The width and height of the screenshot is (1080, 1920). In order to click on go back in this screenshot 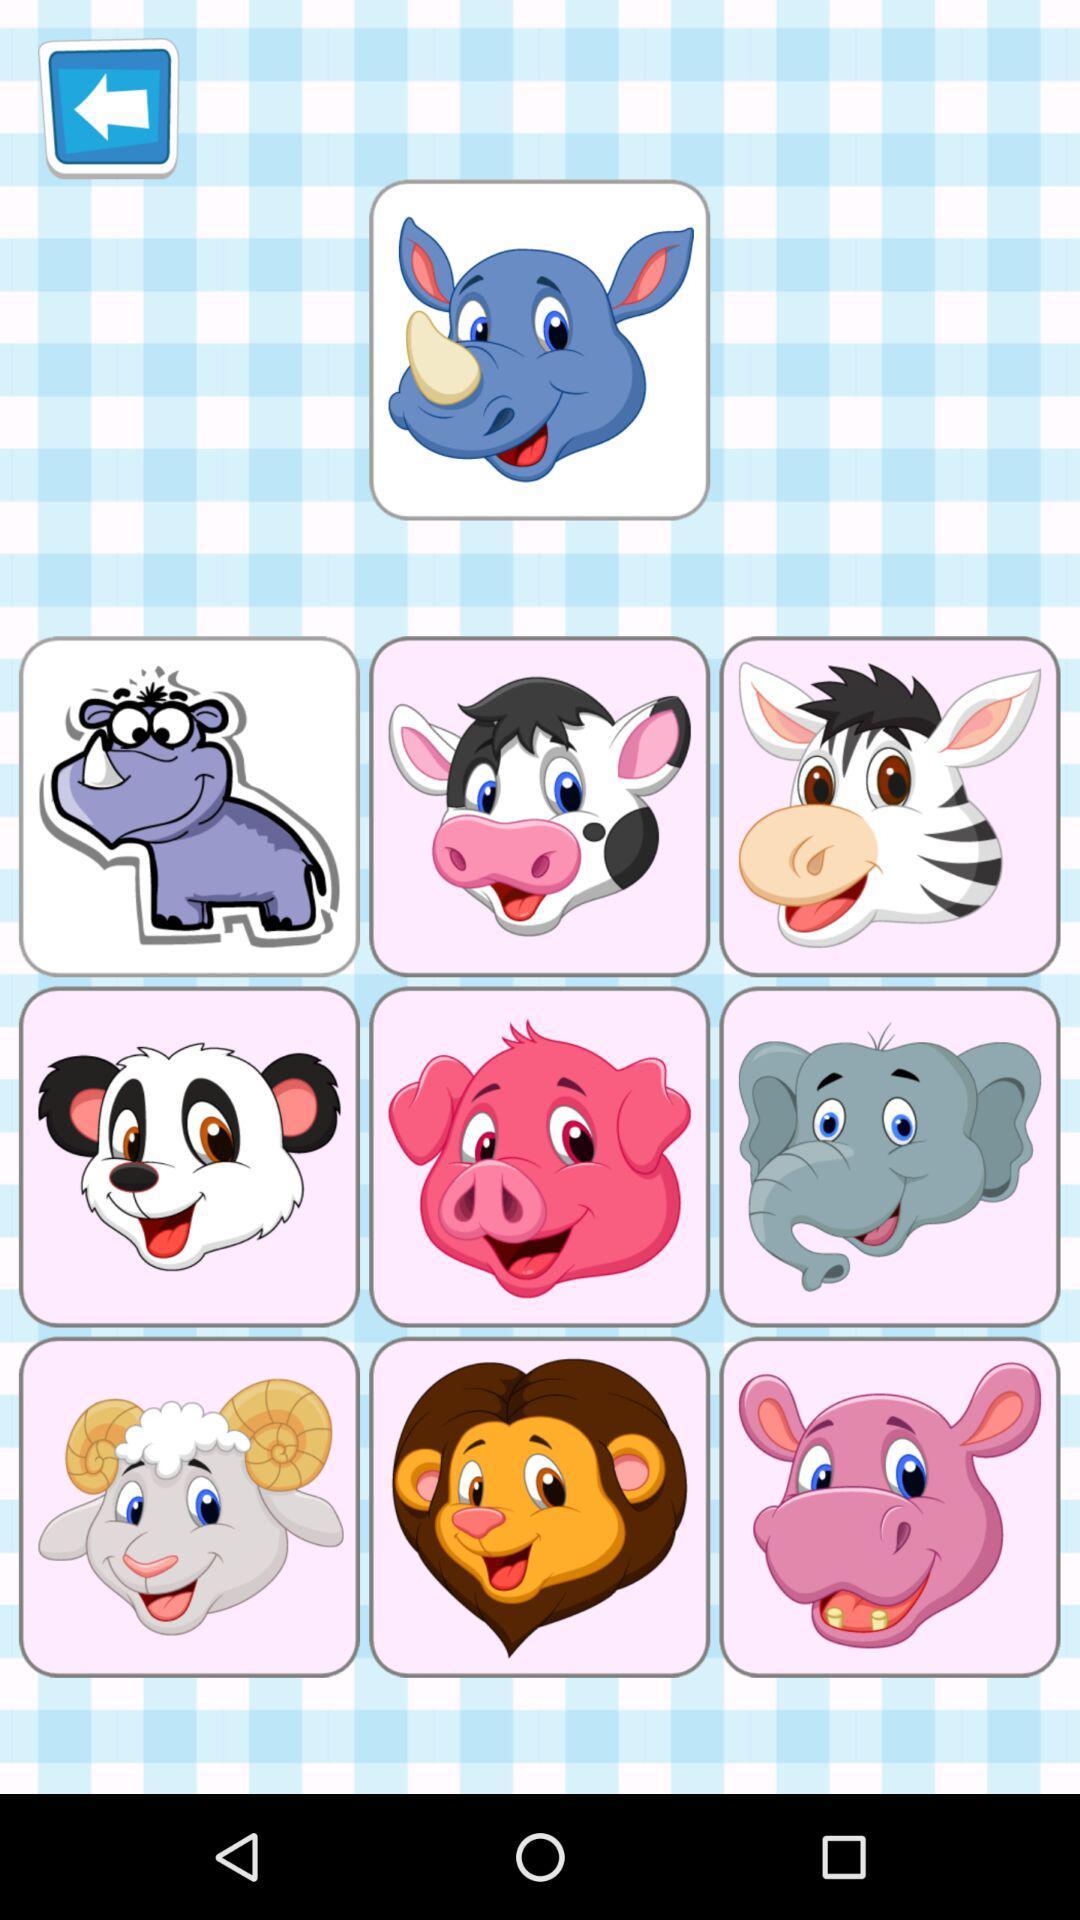, I will do `click(108, 107)`.